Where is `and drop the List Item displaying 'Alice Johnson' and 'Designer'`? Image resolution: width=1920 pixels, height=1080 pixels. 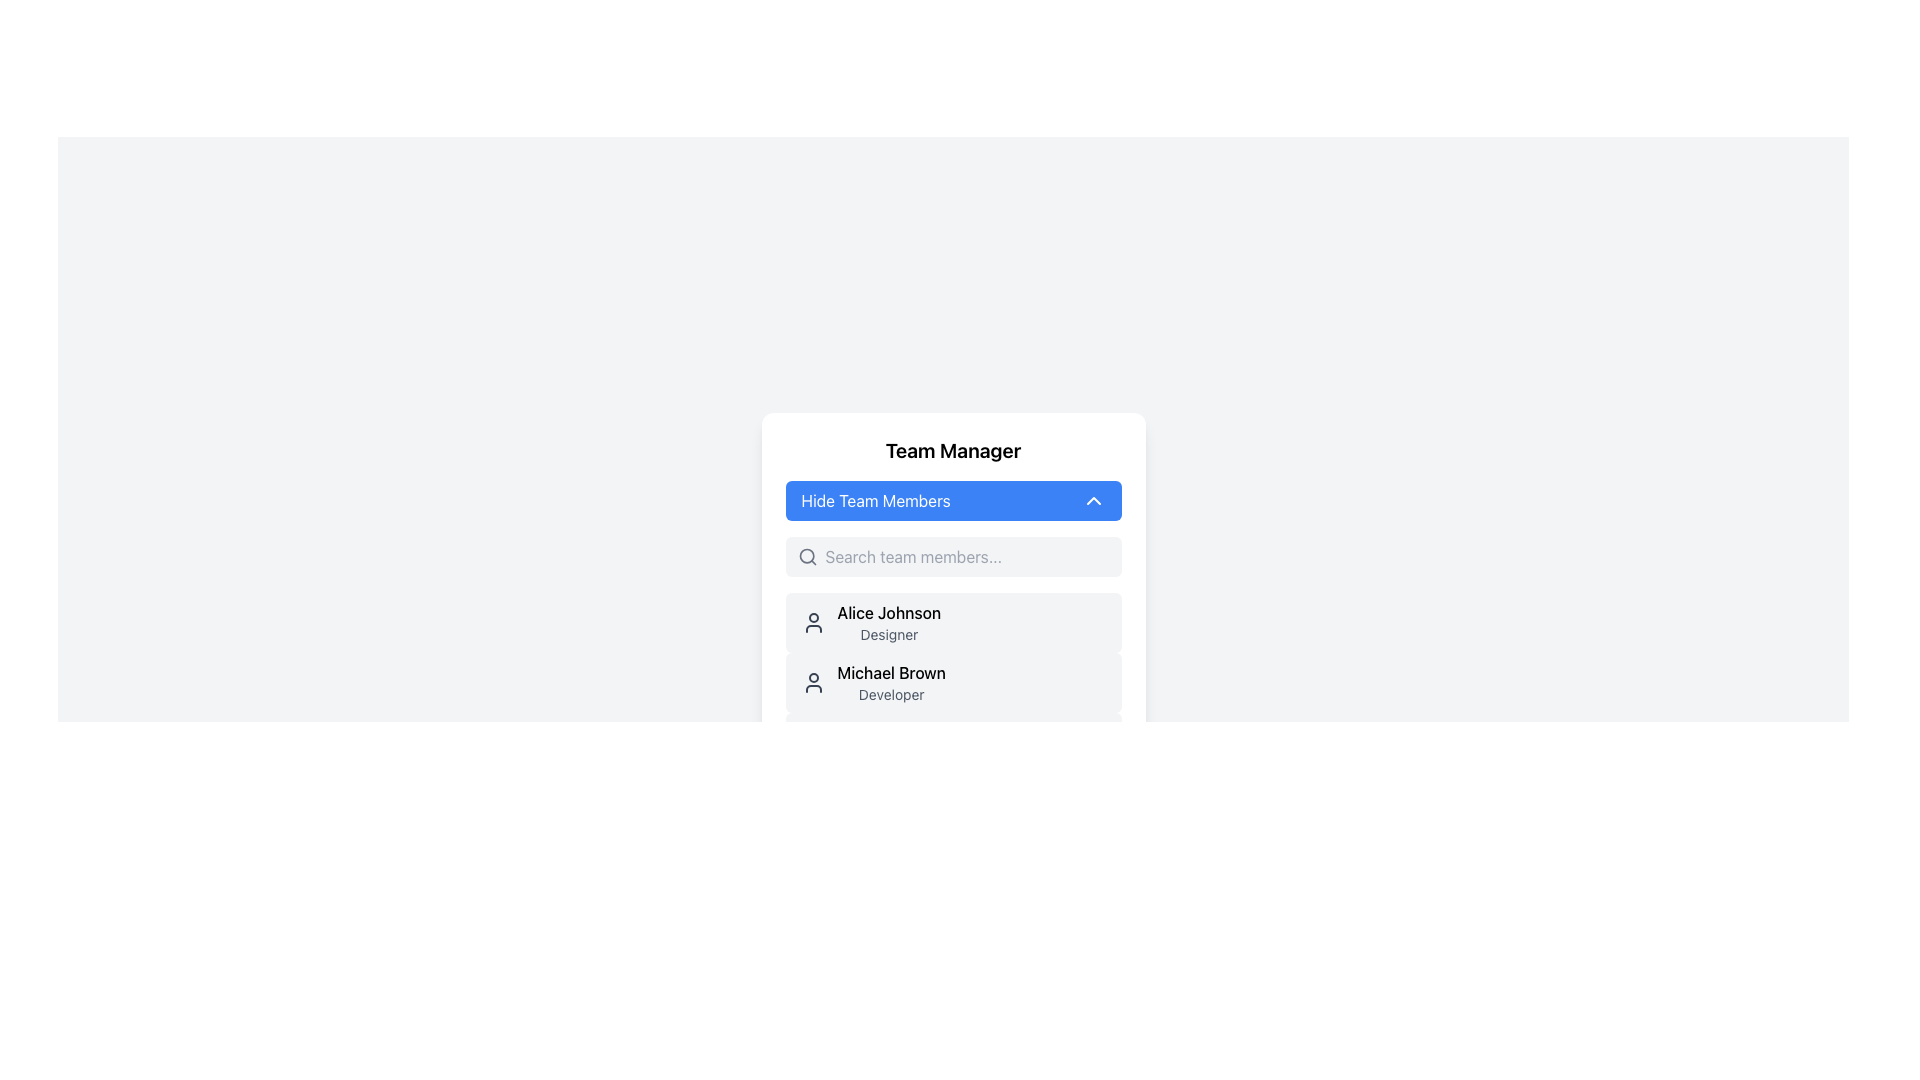
and drop the List Item displaying 'Alice Johnson' and 'Designer' is located at coordinates (871, 622).